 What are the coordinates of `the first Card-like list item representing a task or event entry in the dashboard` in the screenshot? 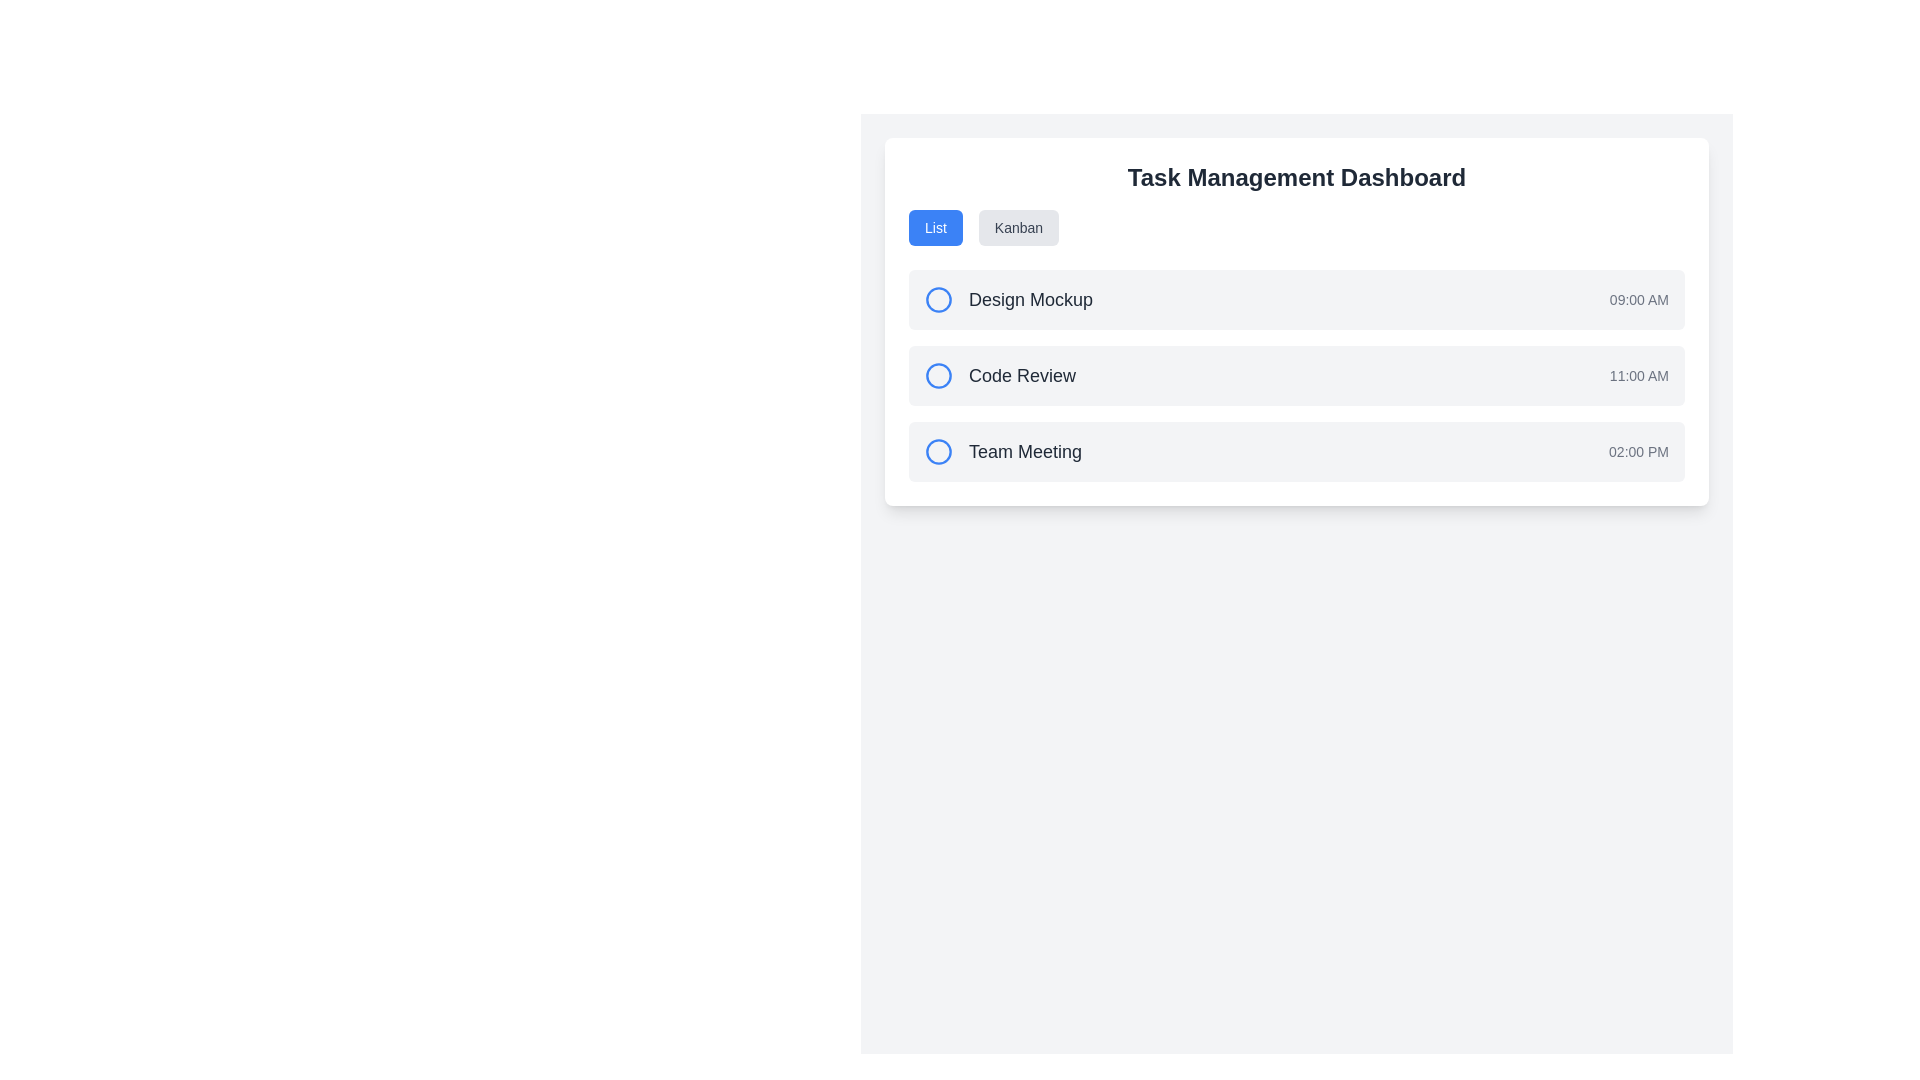 It's located at (1296, 300).